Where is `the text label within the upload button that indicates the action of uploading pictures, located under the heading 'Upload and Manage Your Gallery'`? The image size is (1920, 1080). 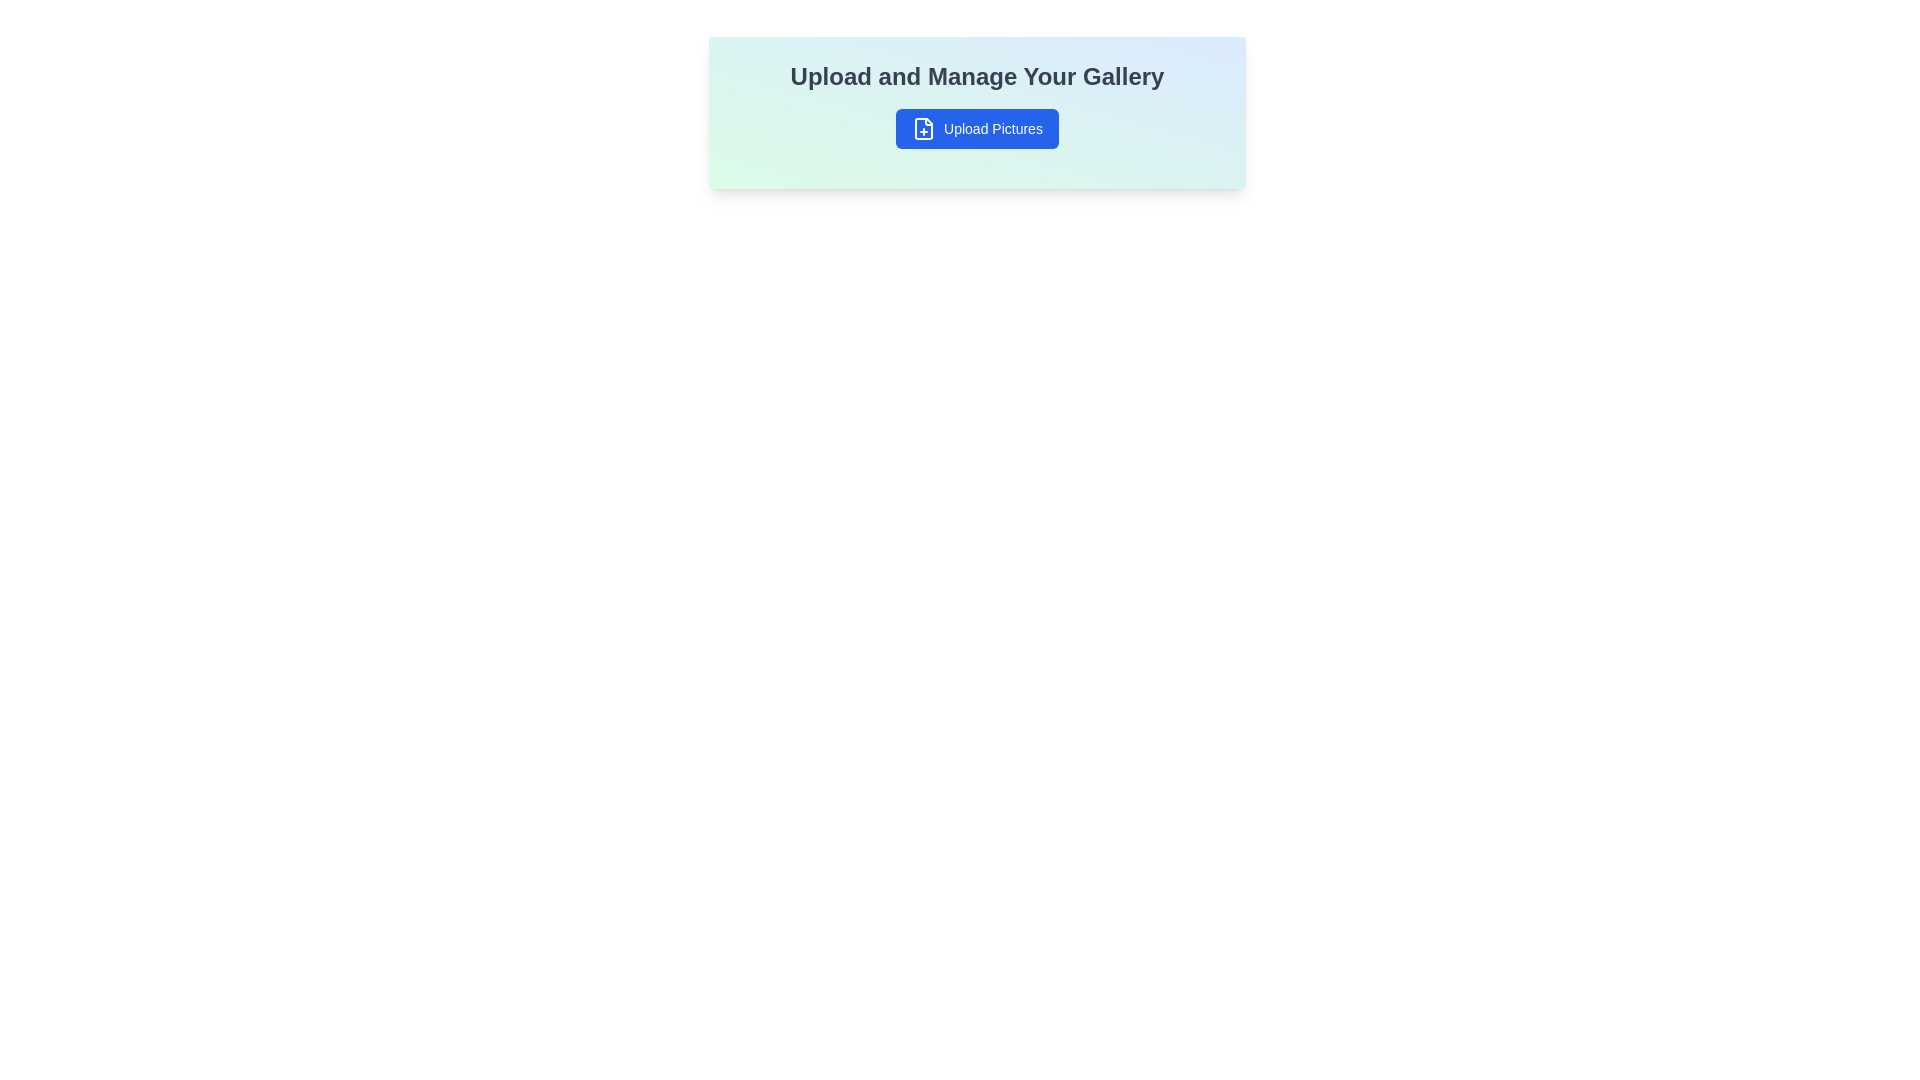
the text label within the upload button that indicates the action of uploading pictures, located under the heading 'Upload and Manage Your Gallery' is located at coordinates (993, 128).